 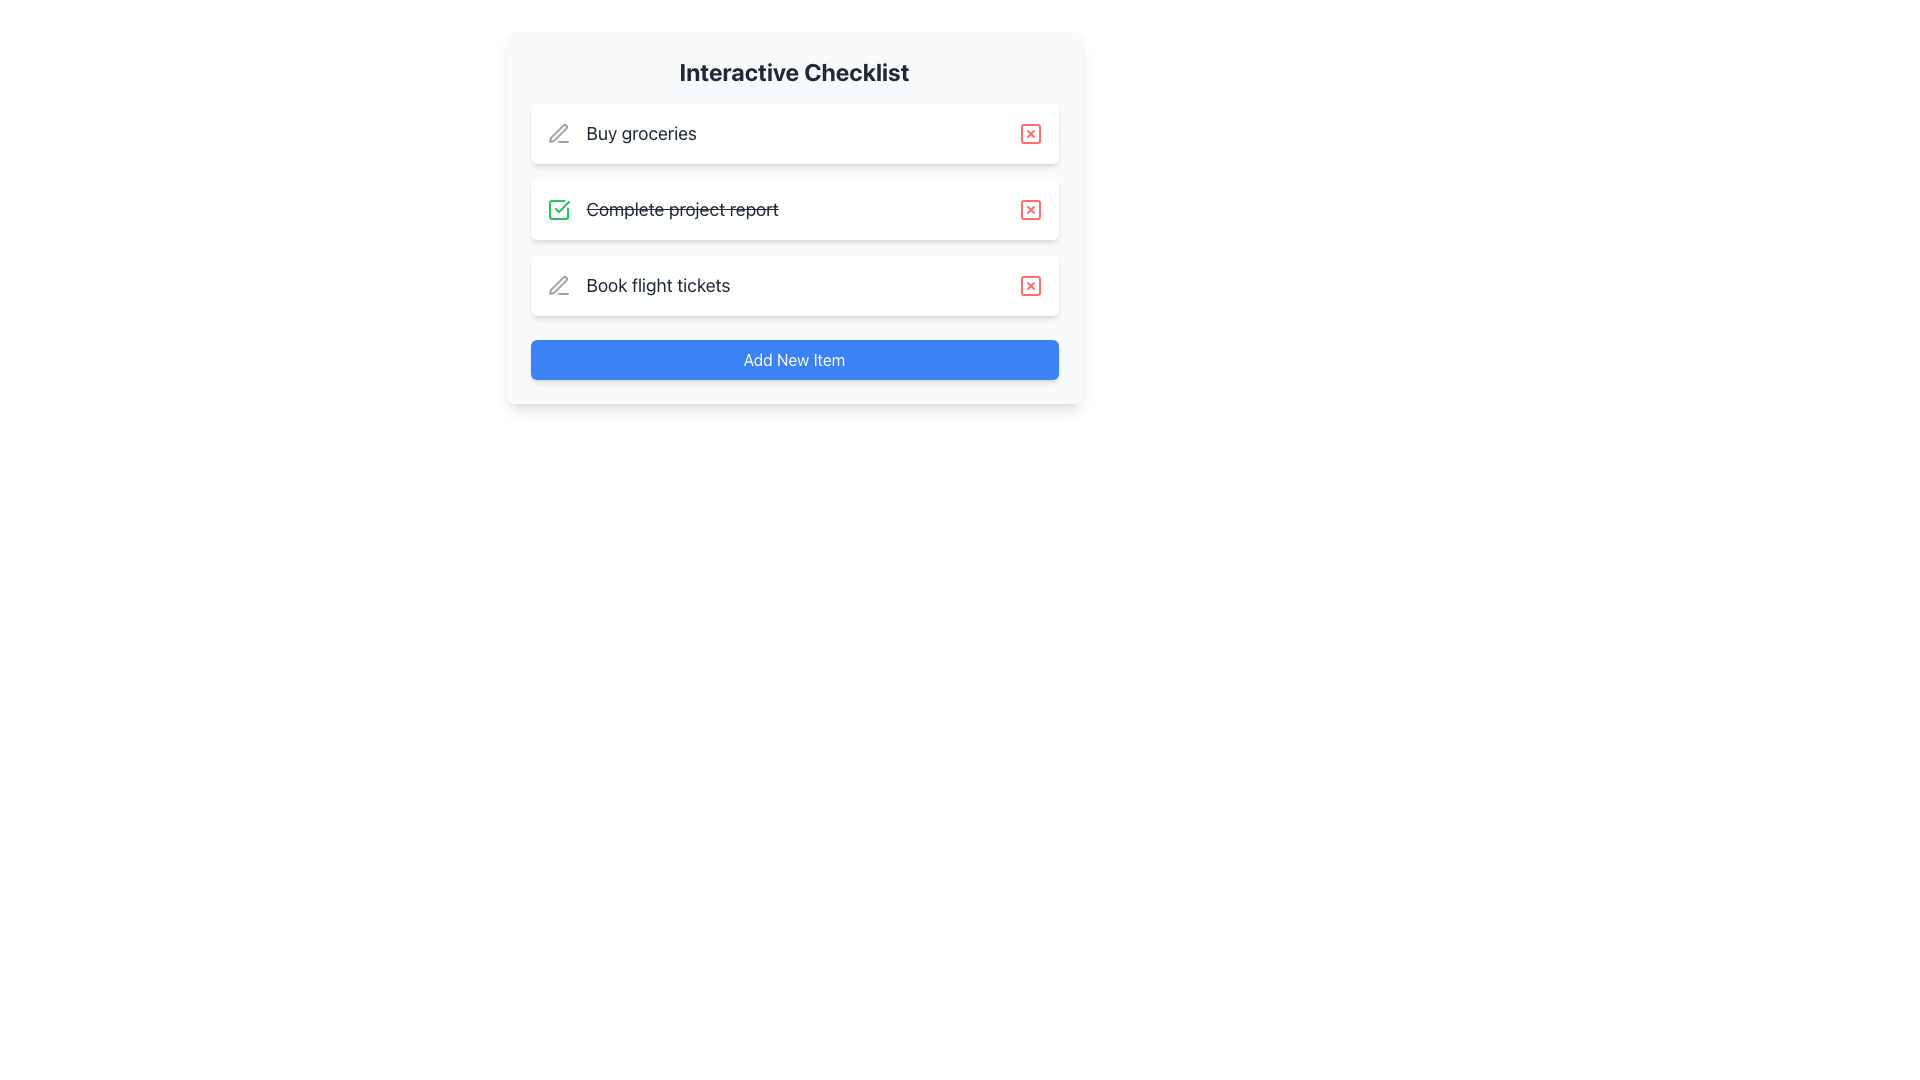 I want to click on the checkmark icon representing a completed task in the checklist interface, located inside the square box of the second item labeled 'Complete project report', so click(x=558, y=209).